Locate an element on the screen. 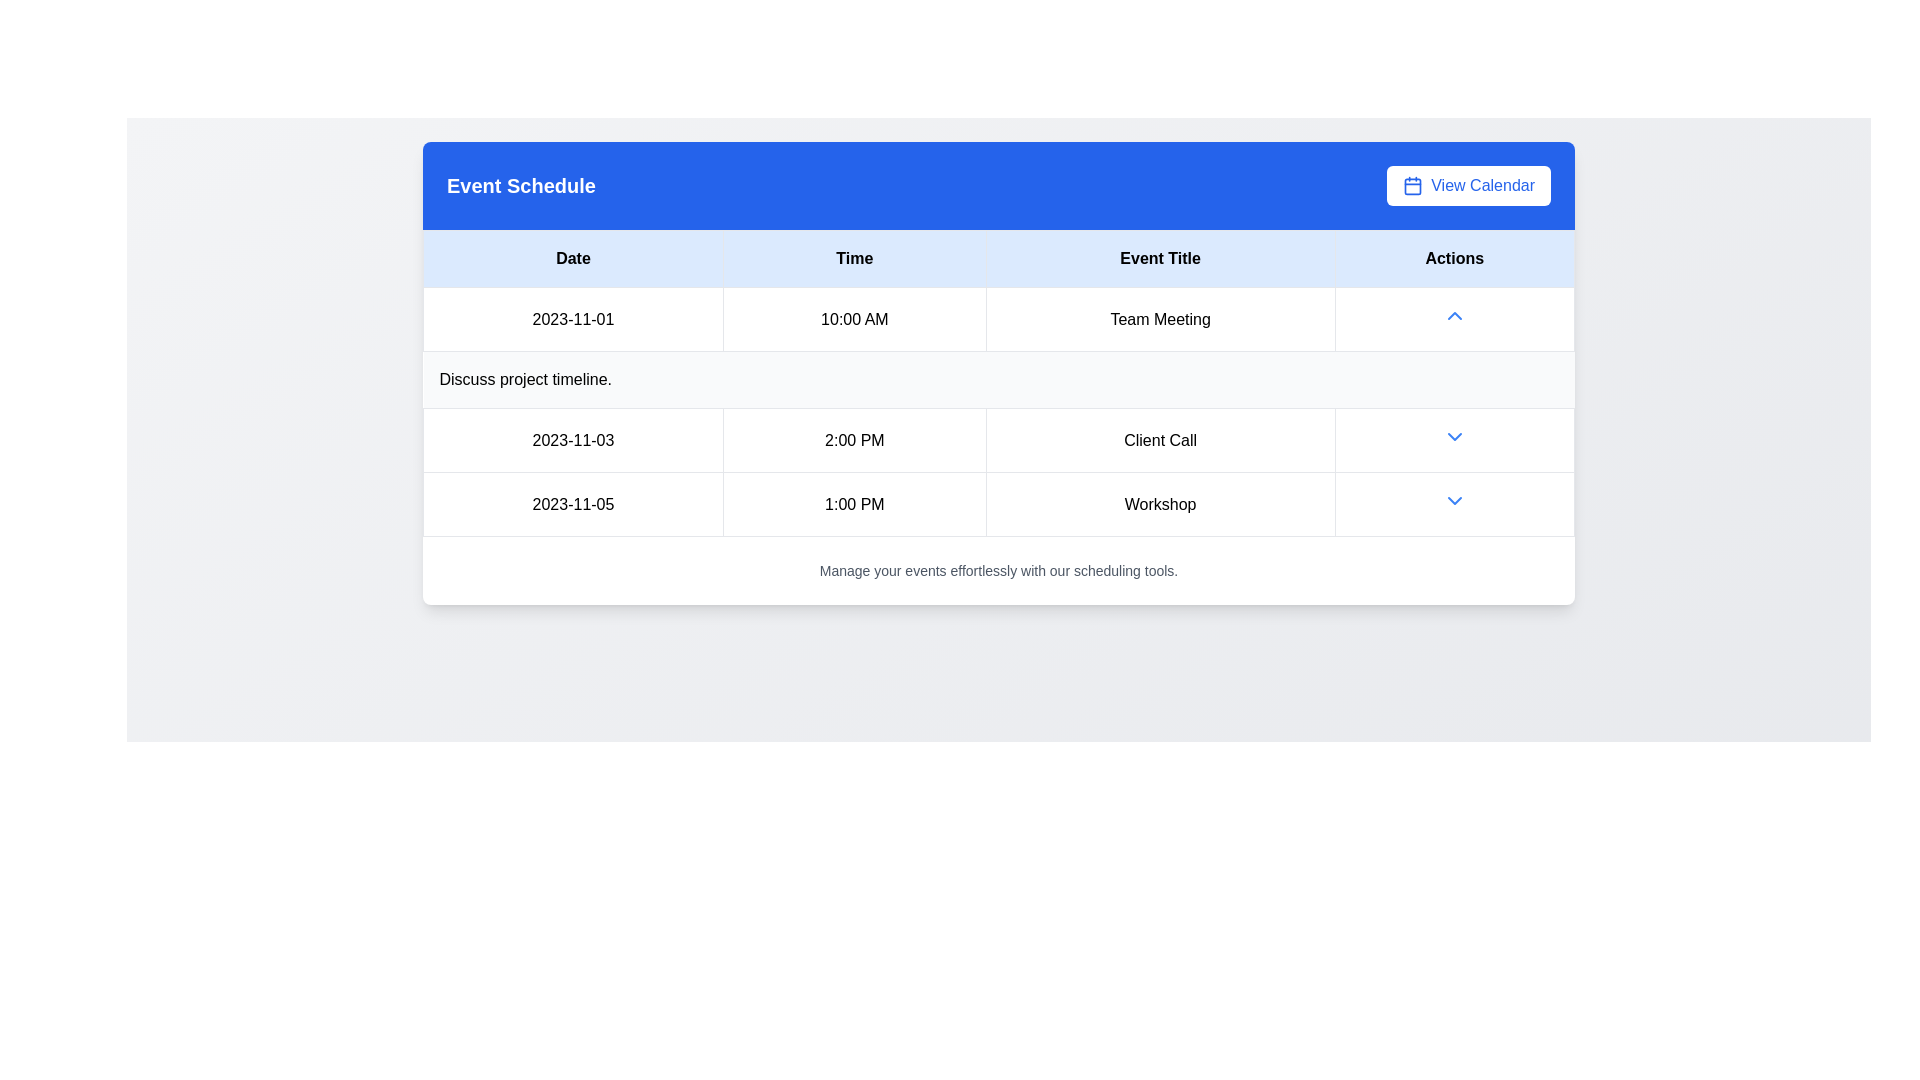 Image resolution: width=1920 pixels, height=1080 pixels. the third row of the event schedule table displaying the event entry for 'Workshop' on '2023-11-05' at '1:00 PM' for more details is located at coordinates (998, 503).